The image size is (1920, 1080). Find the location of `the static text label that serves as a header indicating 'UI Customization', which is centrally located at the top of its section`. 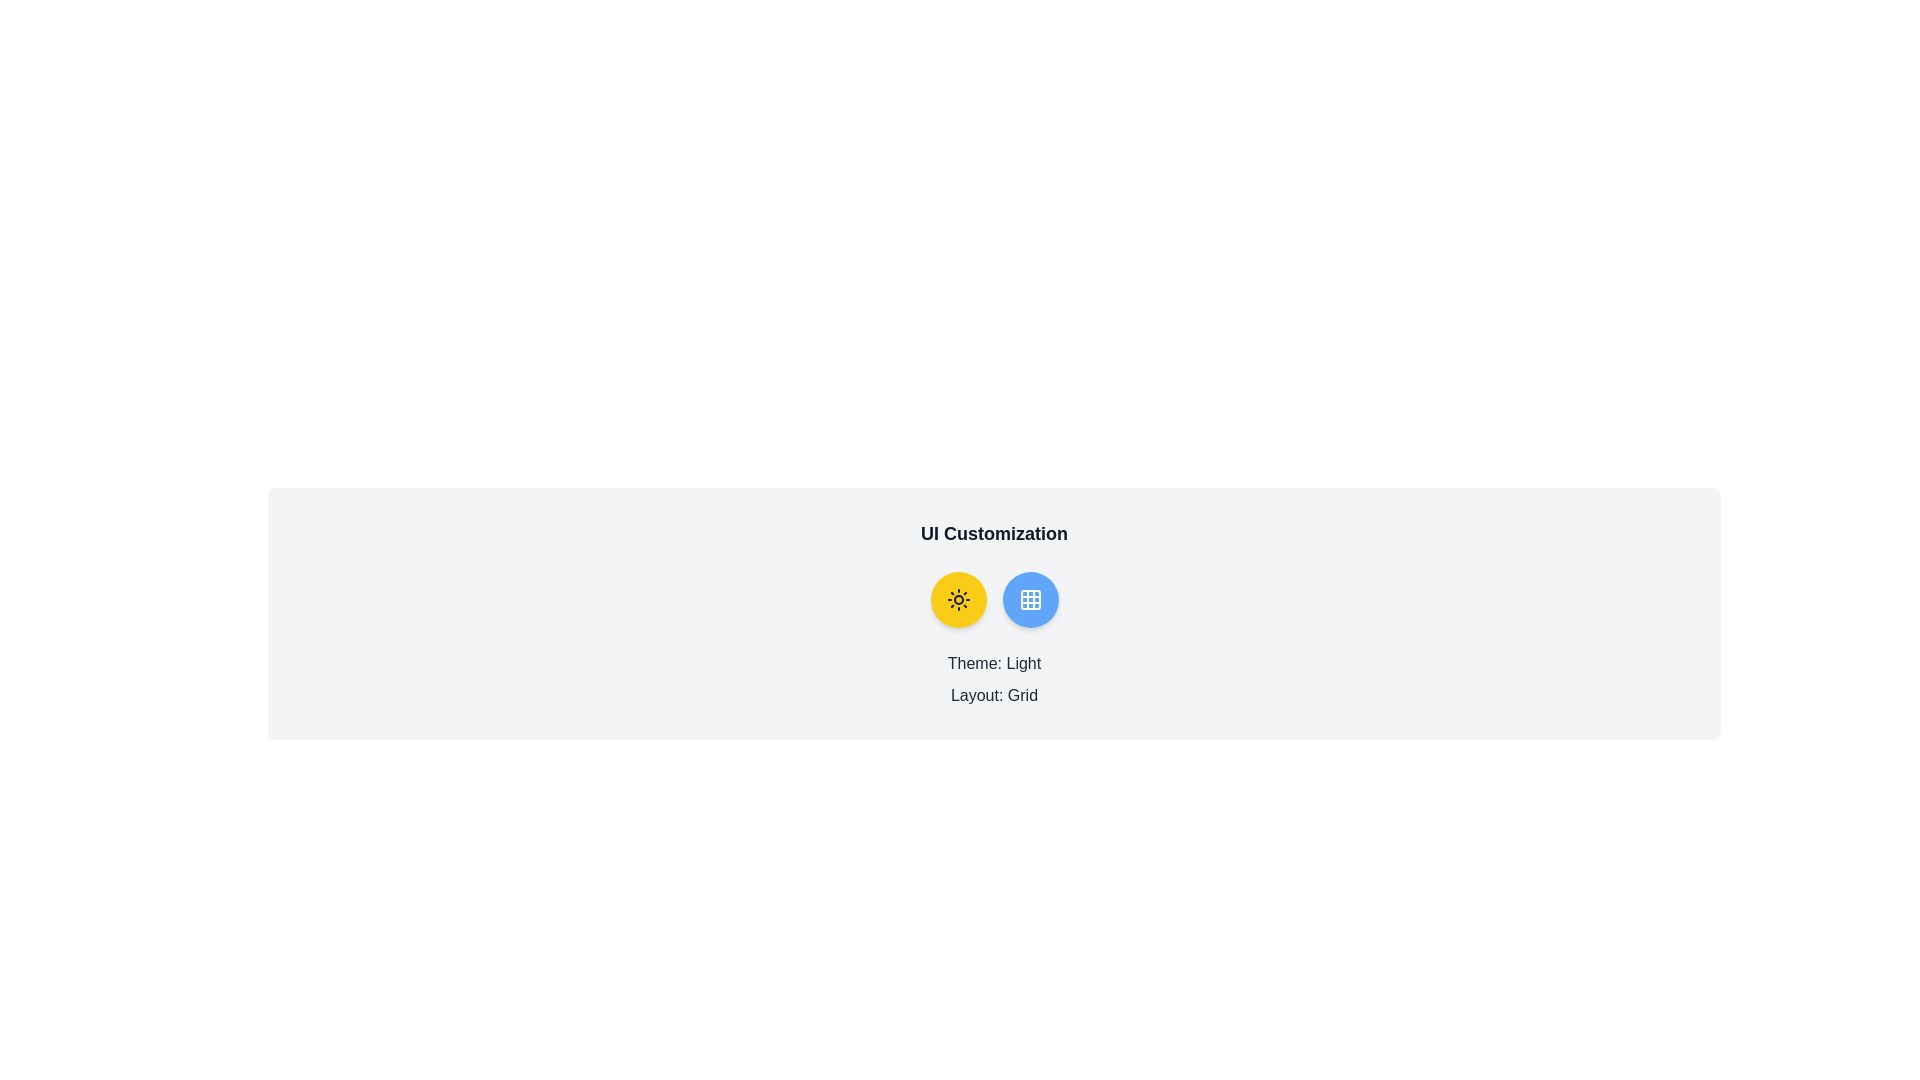

the static text label that serves as a header indicating 'UI Customization', which is centrally located at the top of its section is located at coordinates (994, 532).